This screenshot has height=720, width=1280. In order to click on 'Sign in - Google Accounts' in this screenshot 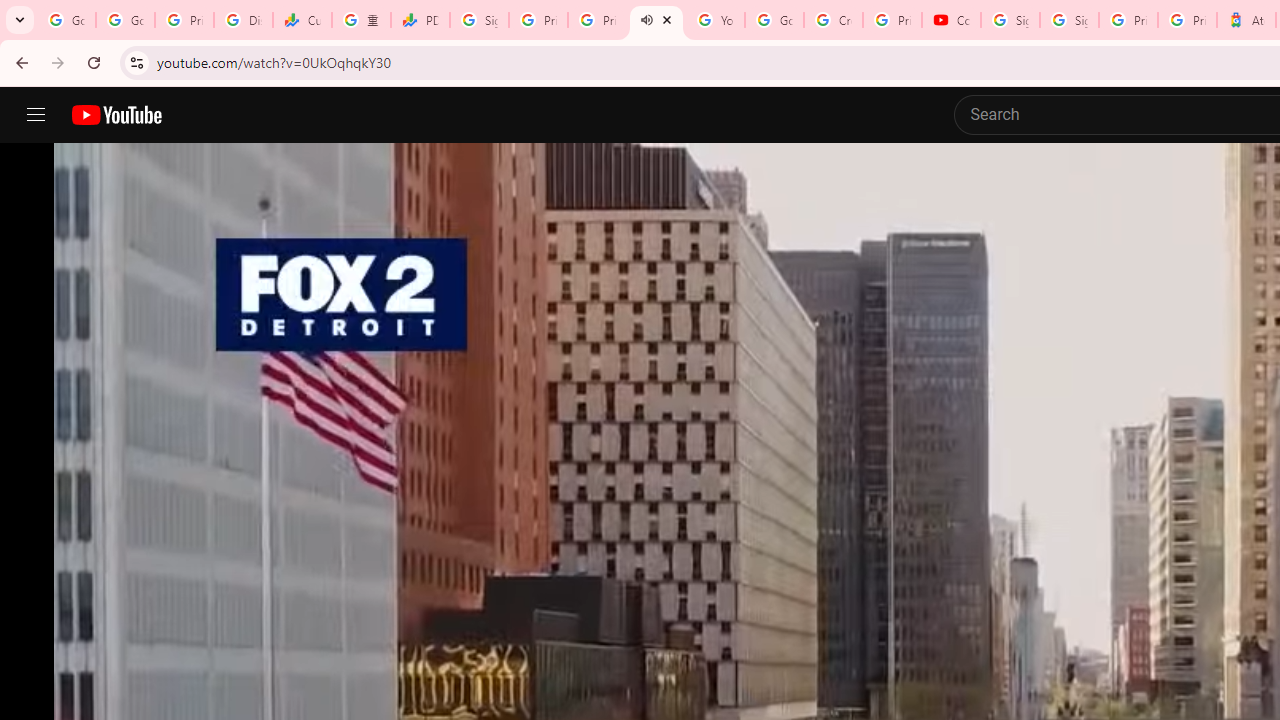, I will do `click(1068, 20)`.